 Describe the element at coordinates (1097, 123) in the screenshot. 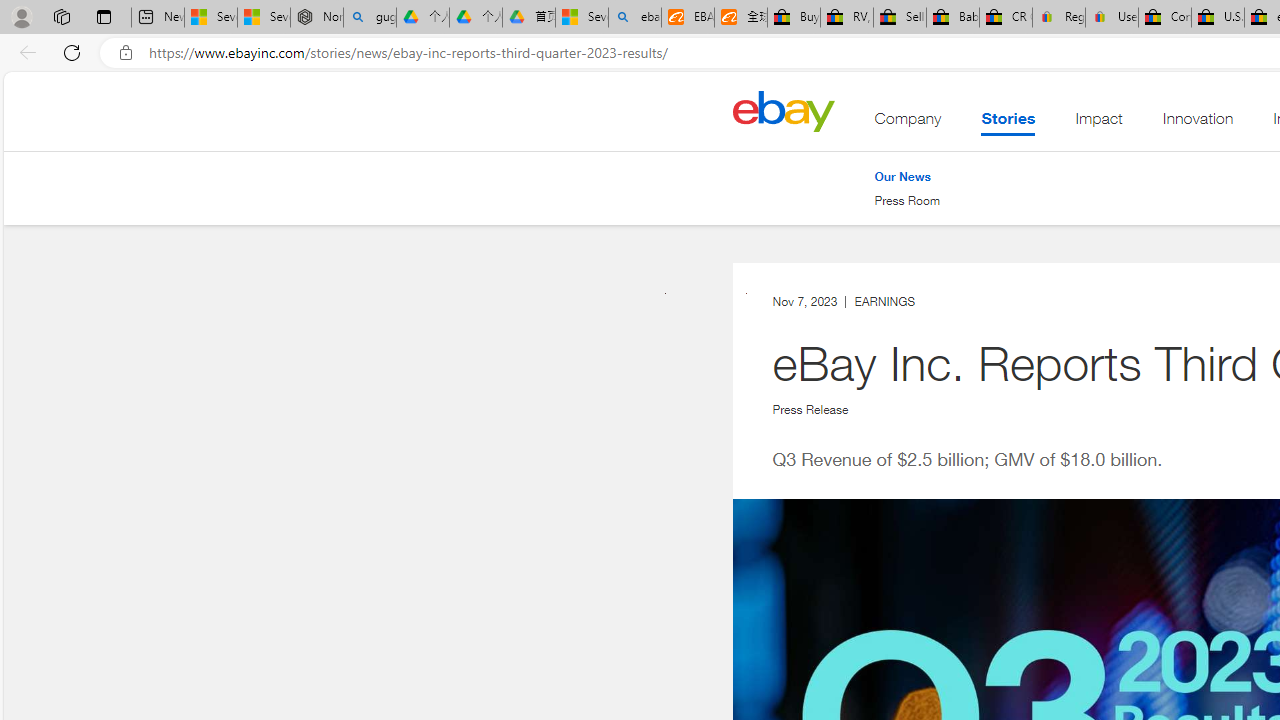

I see `'Impact'` at that location.